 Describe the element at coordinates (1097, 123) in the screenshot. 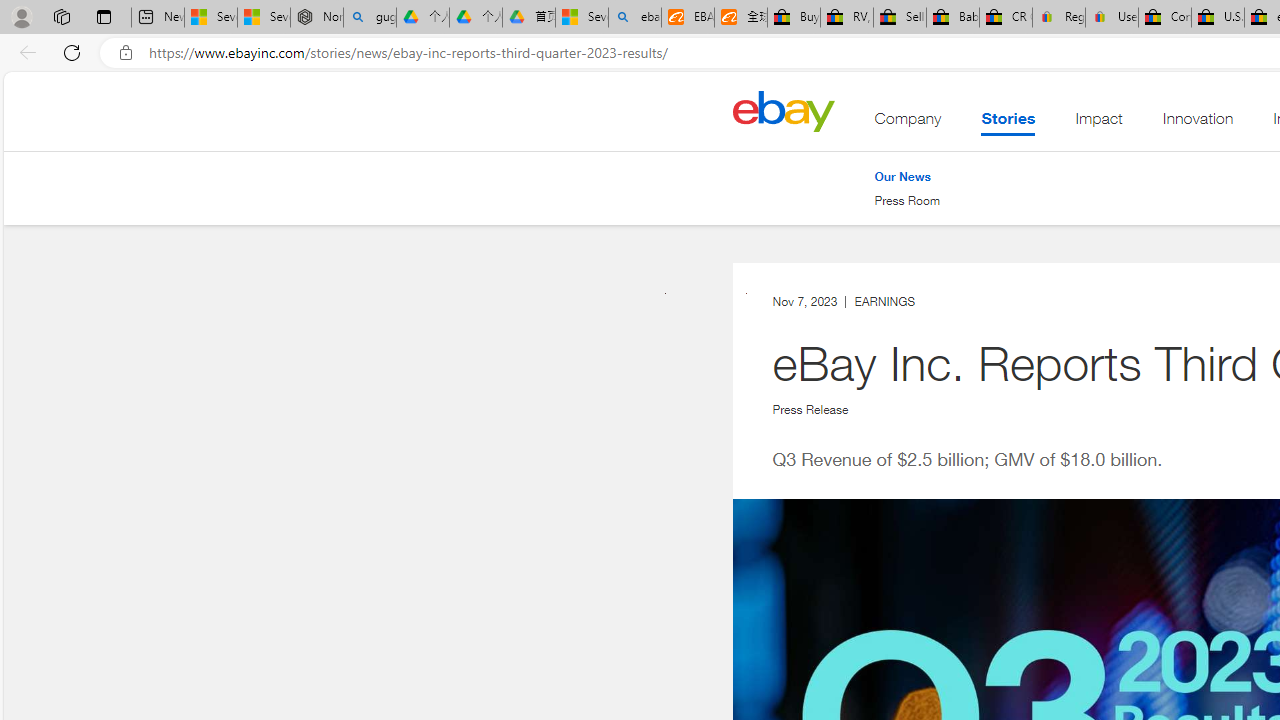

I see `'Impact'` at that location.